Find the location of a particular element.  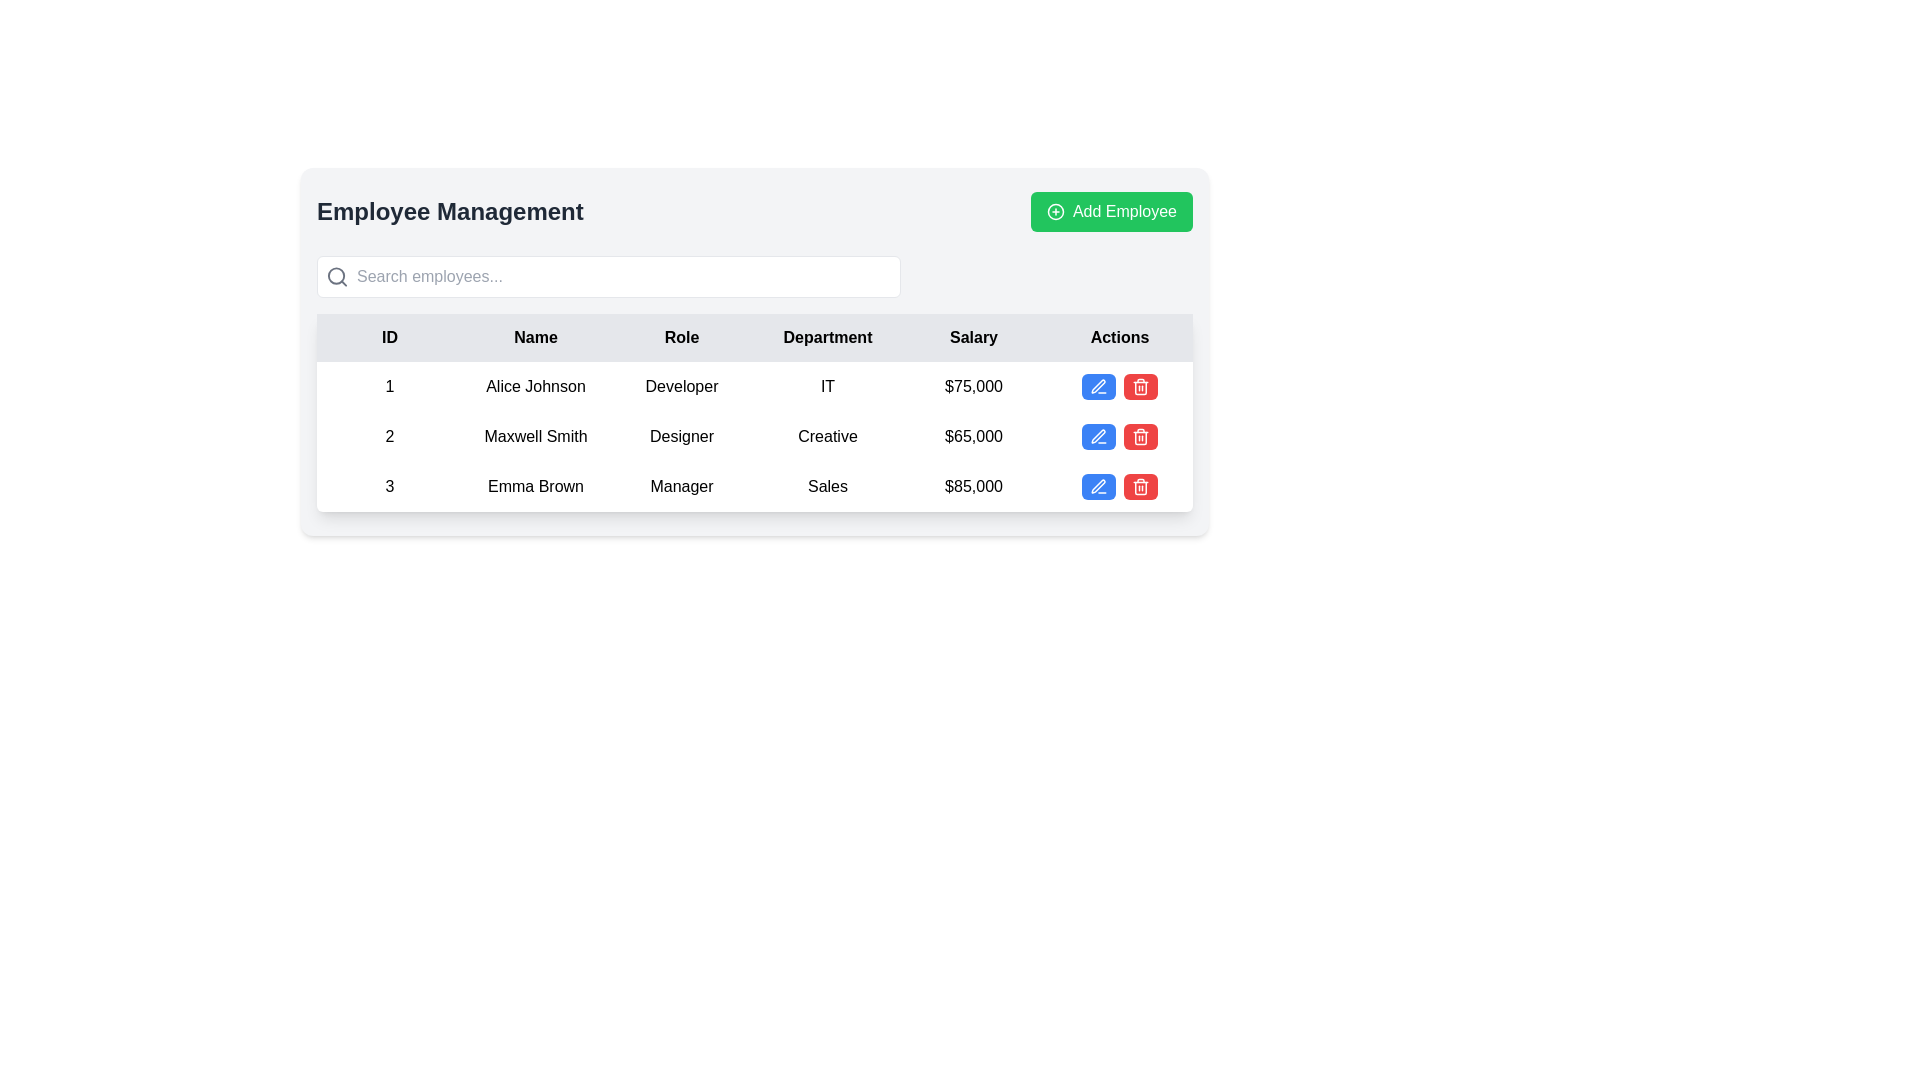

the third row in the Employee Management table that contains information about the employee Emma Brown, including ID, Name, Role, Department, Salary, and Action buttons is located at coordinates (753, 486).